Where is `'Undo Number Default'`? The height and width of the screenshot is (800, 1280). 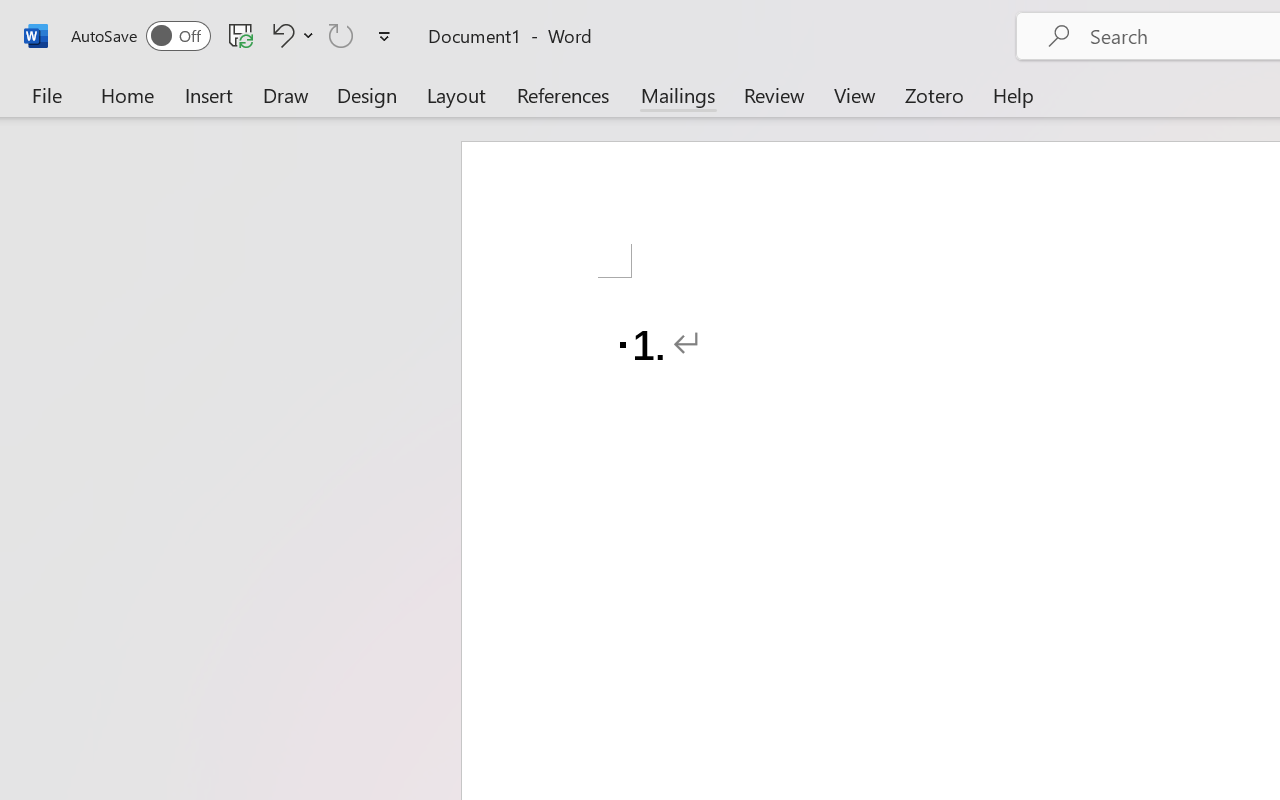
'Undo Number Default' is located at coordinates (279, 34).